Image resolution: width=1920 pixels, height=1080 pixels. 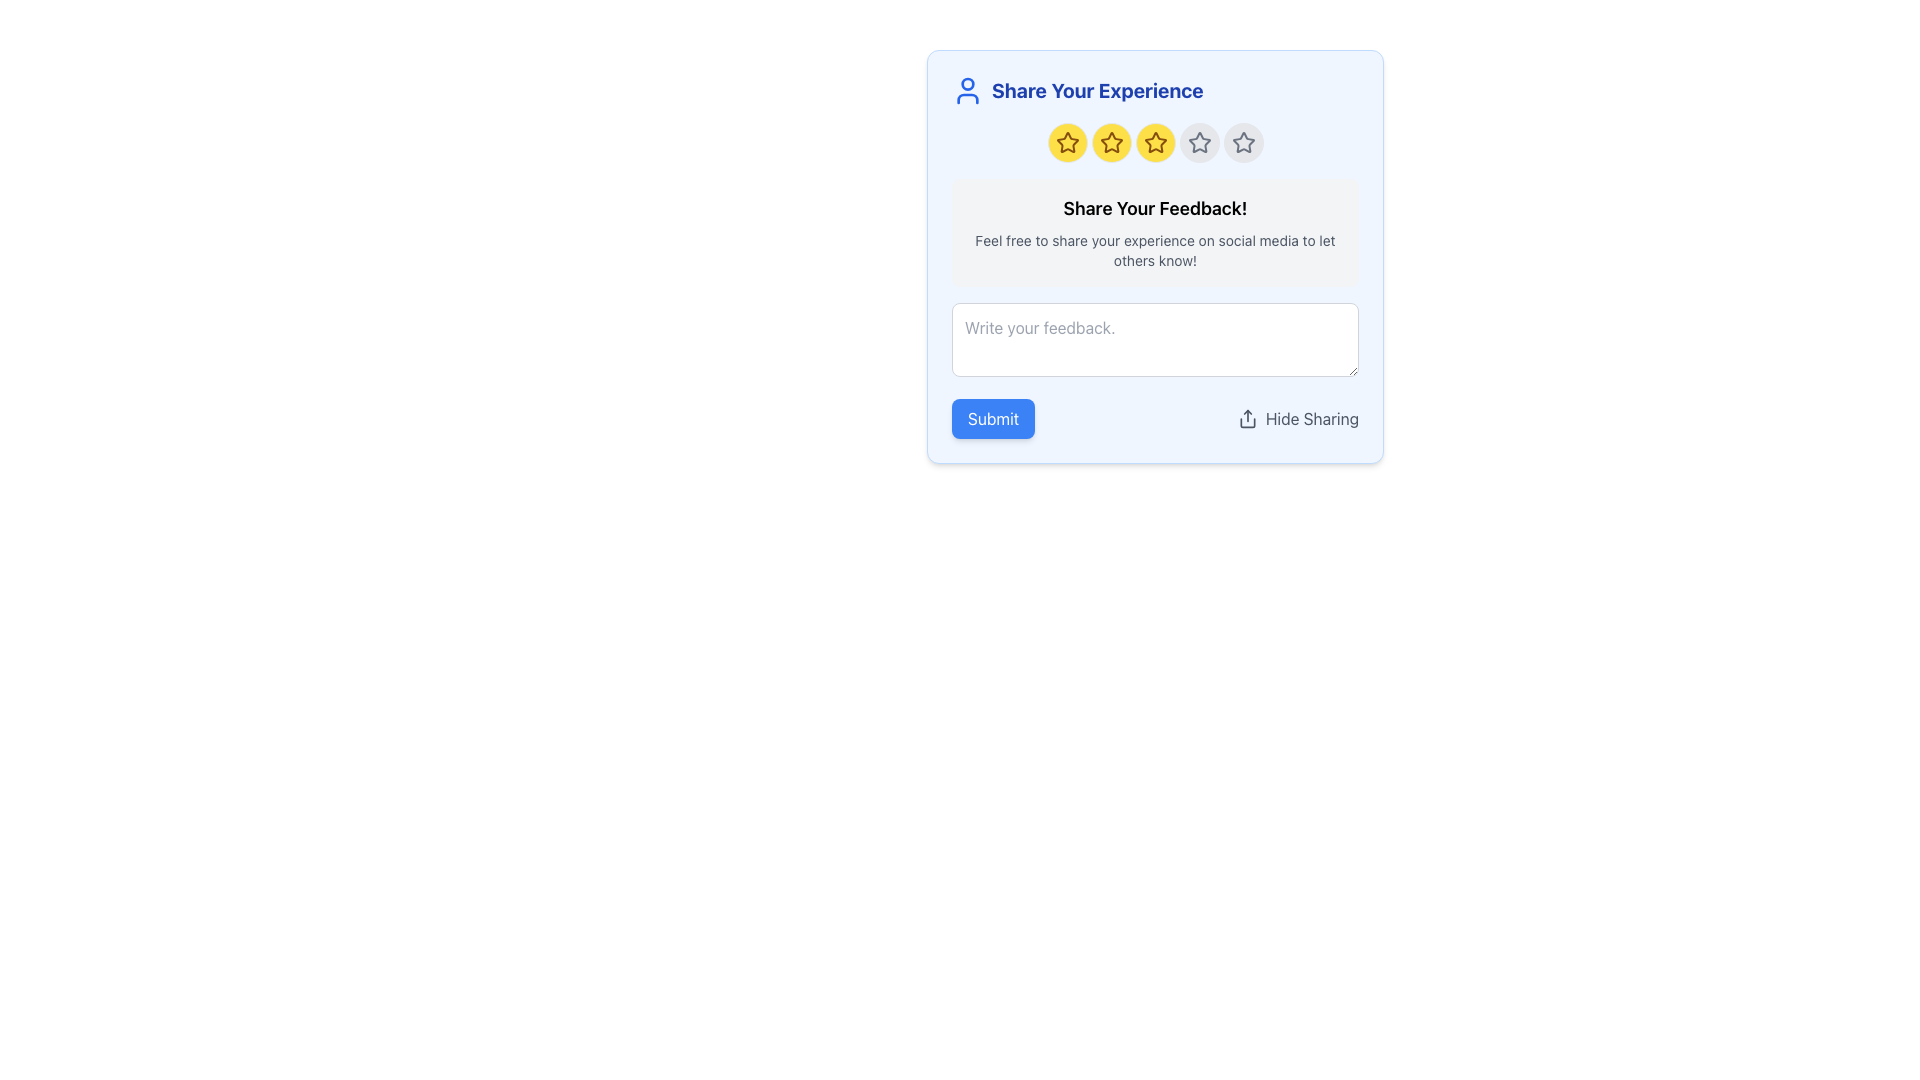 What do you see at coordinates (1199, 141) in the screenshot?
I see `the fourth star icon in the rating system to confirm a four-star rating, located near the title 'Share Your Experience'` at bounding box center [1199, 141].